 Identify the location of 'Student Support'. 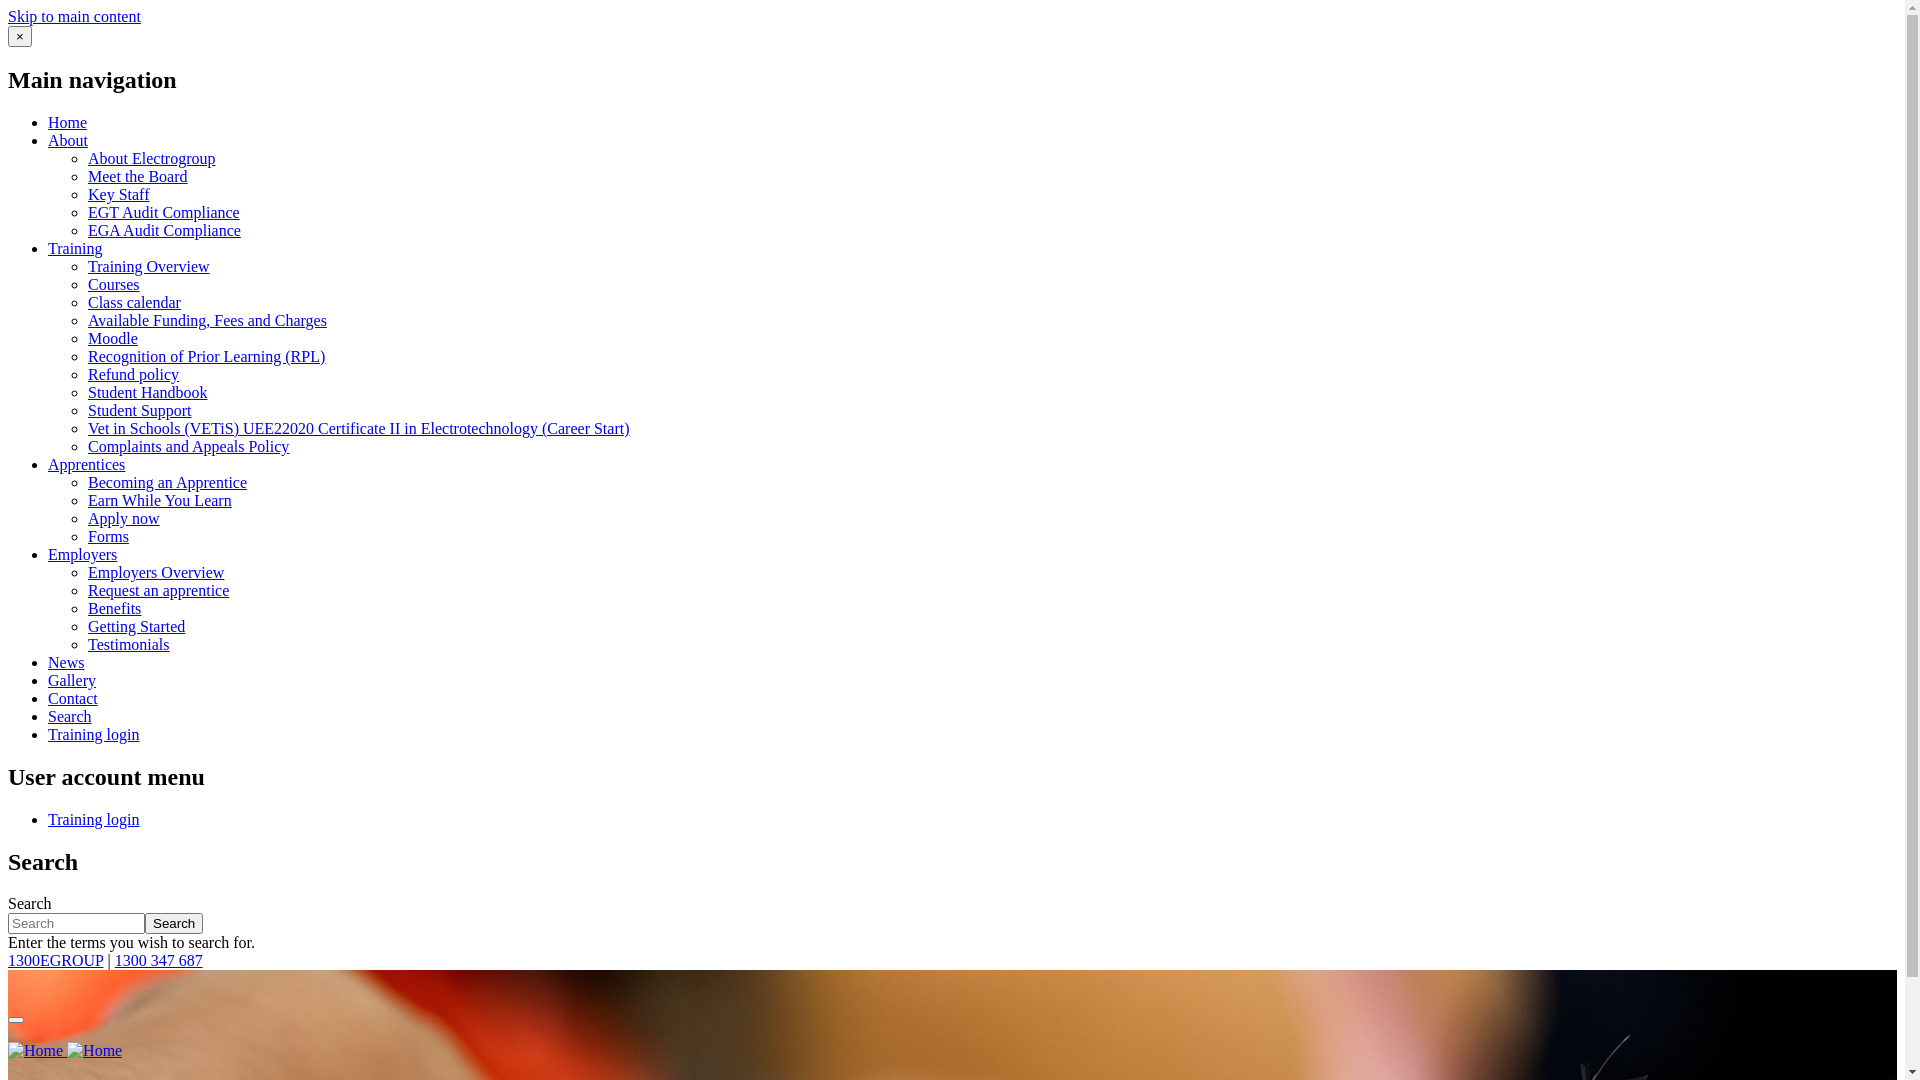
(138, 409).